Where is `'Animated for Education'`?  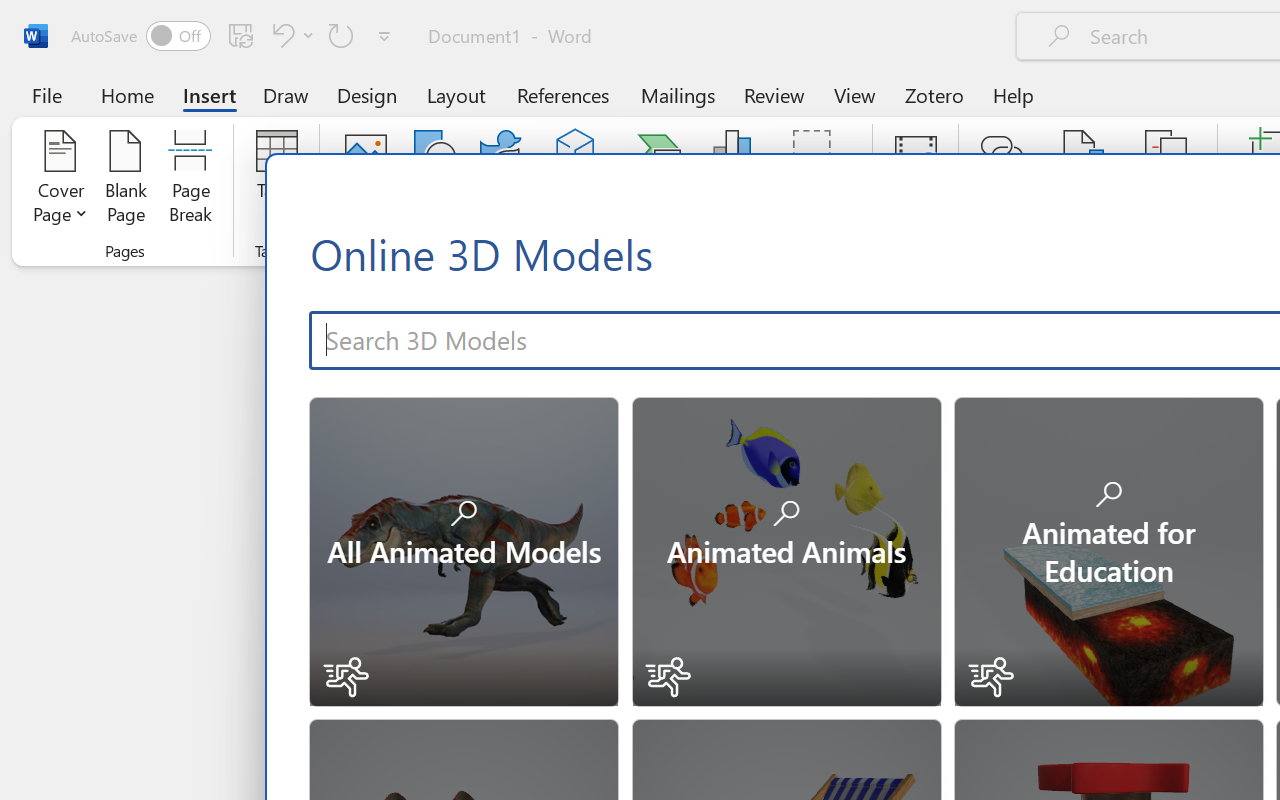 'Animated for Education' is located at coordinates (1106, 549).